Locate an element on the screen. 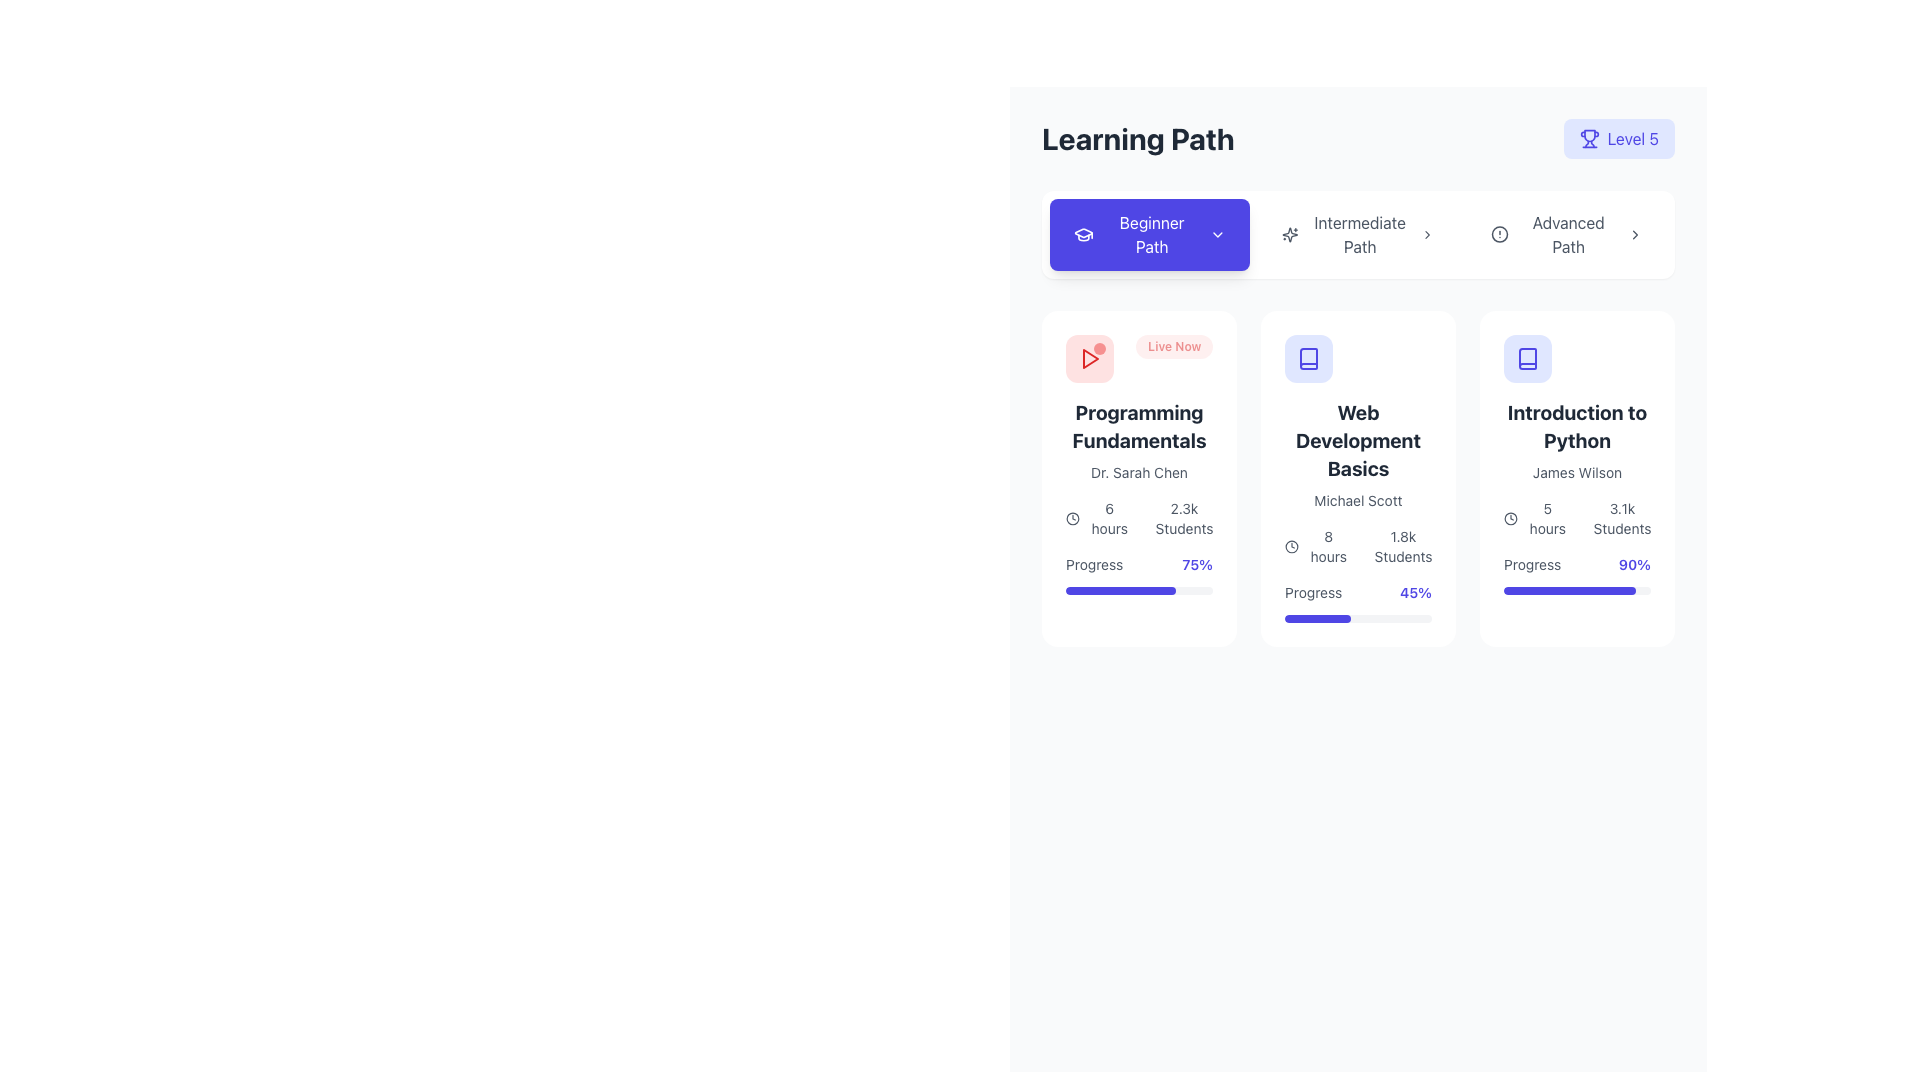 The width and height of the screenshot is (1920, 1080). the horizontal navigation bar options for 'Beginner', 'Intermediate', and 'Advanced' to change their visual feedback is located at coordinates (1358, 234).